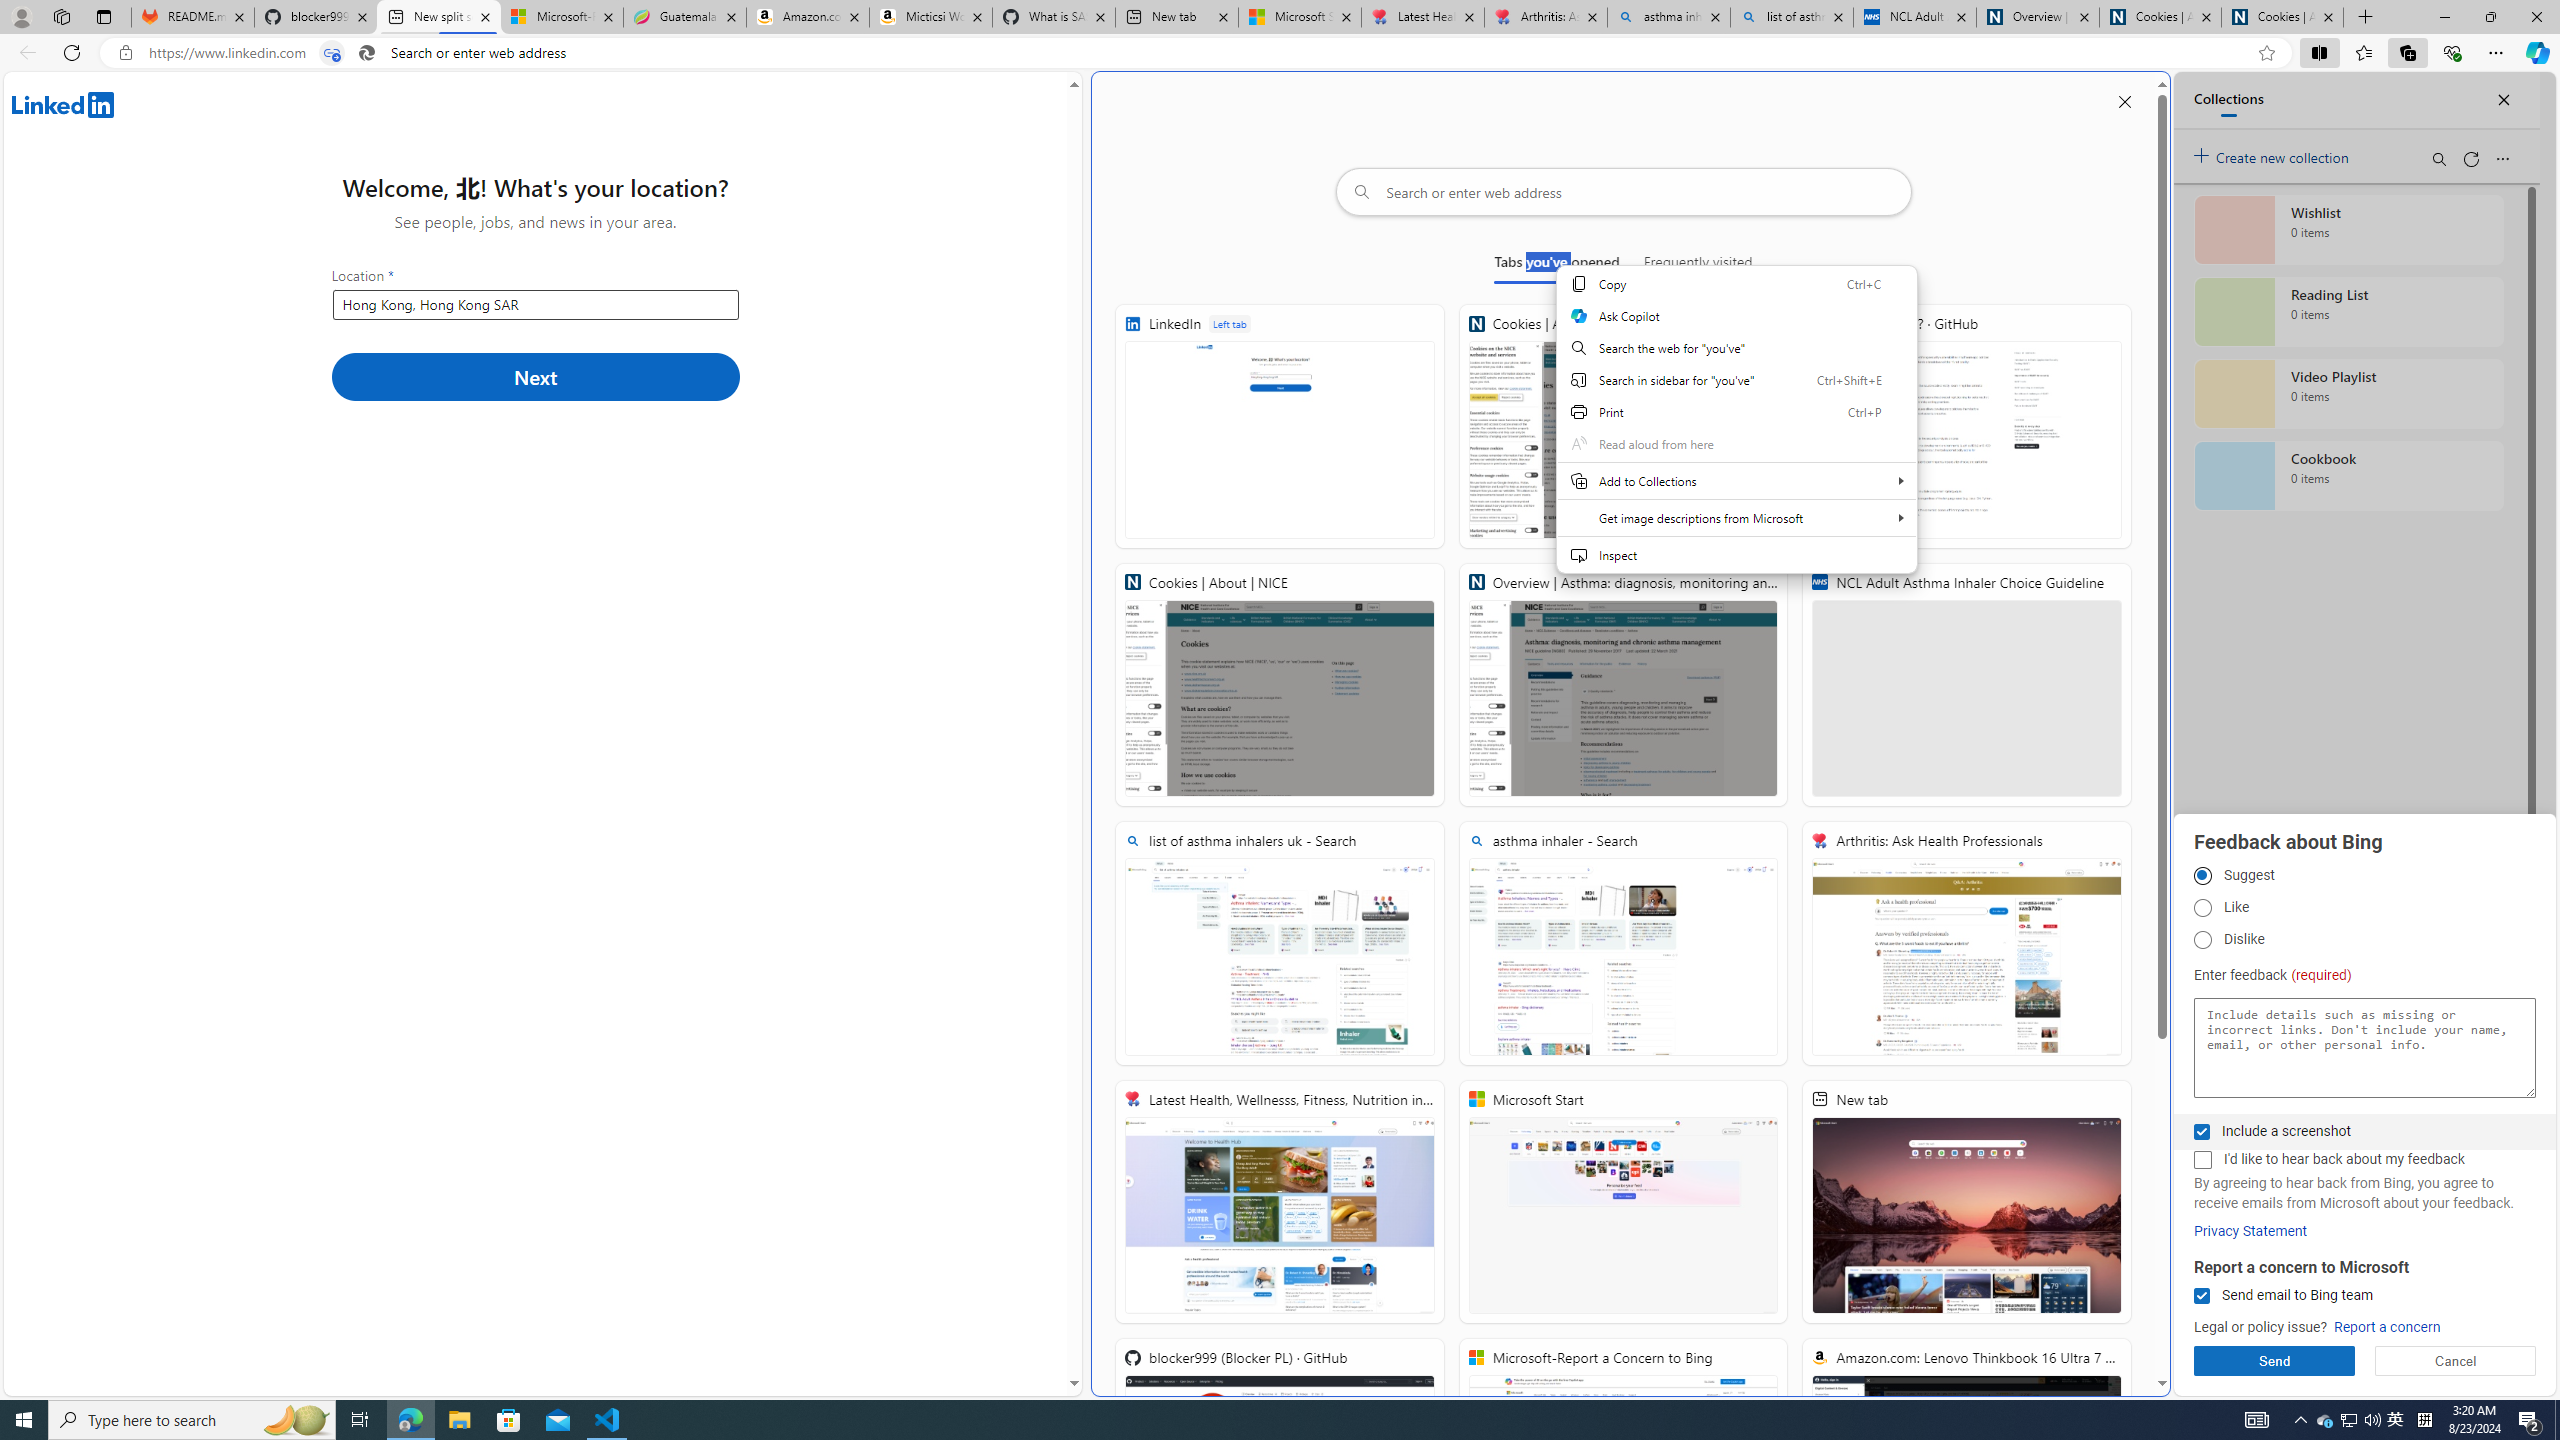  I want to click on 'list of asthma inhalers uk - Search', so click(1791, 16).